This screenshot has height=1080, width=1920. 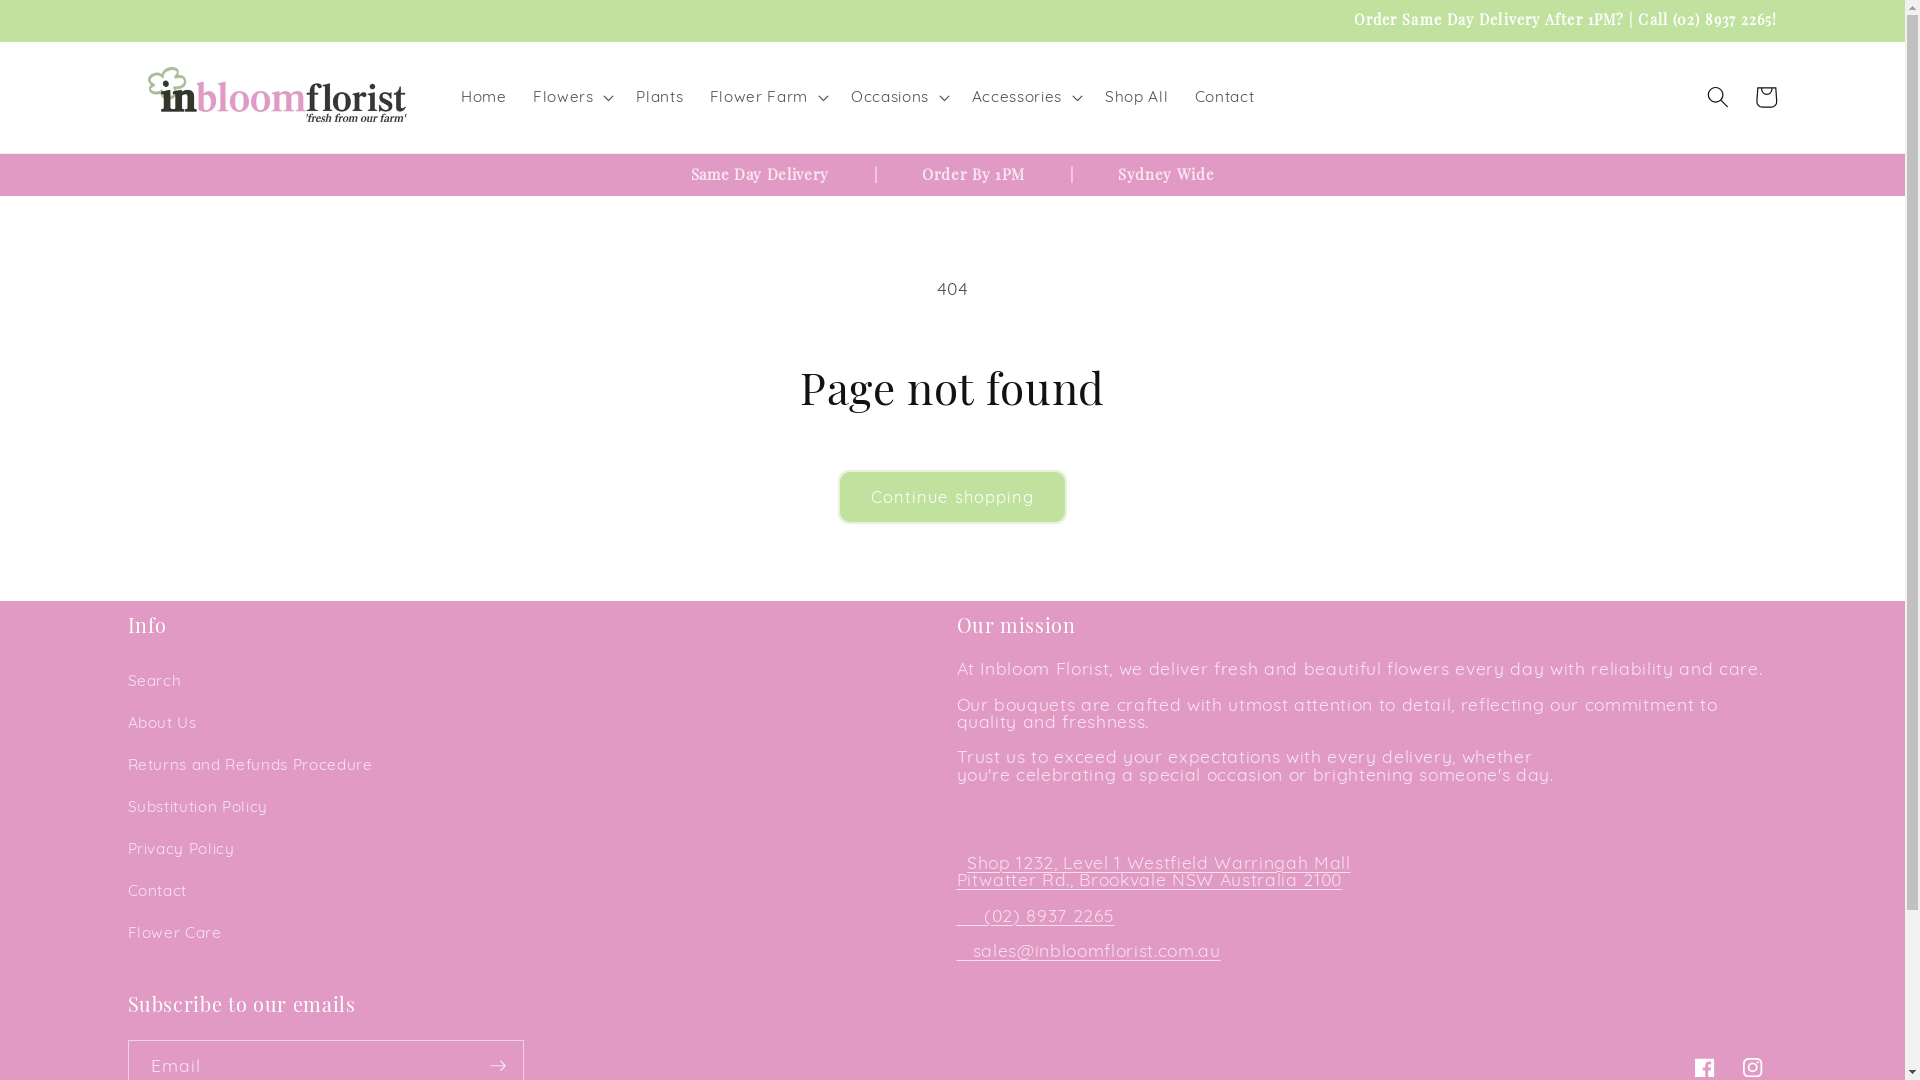 I want to click on 'sales@inbloomflorist.com.au', so click(x=973, y=948).